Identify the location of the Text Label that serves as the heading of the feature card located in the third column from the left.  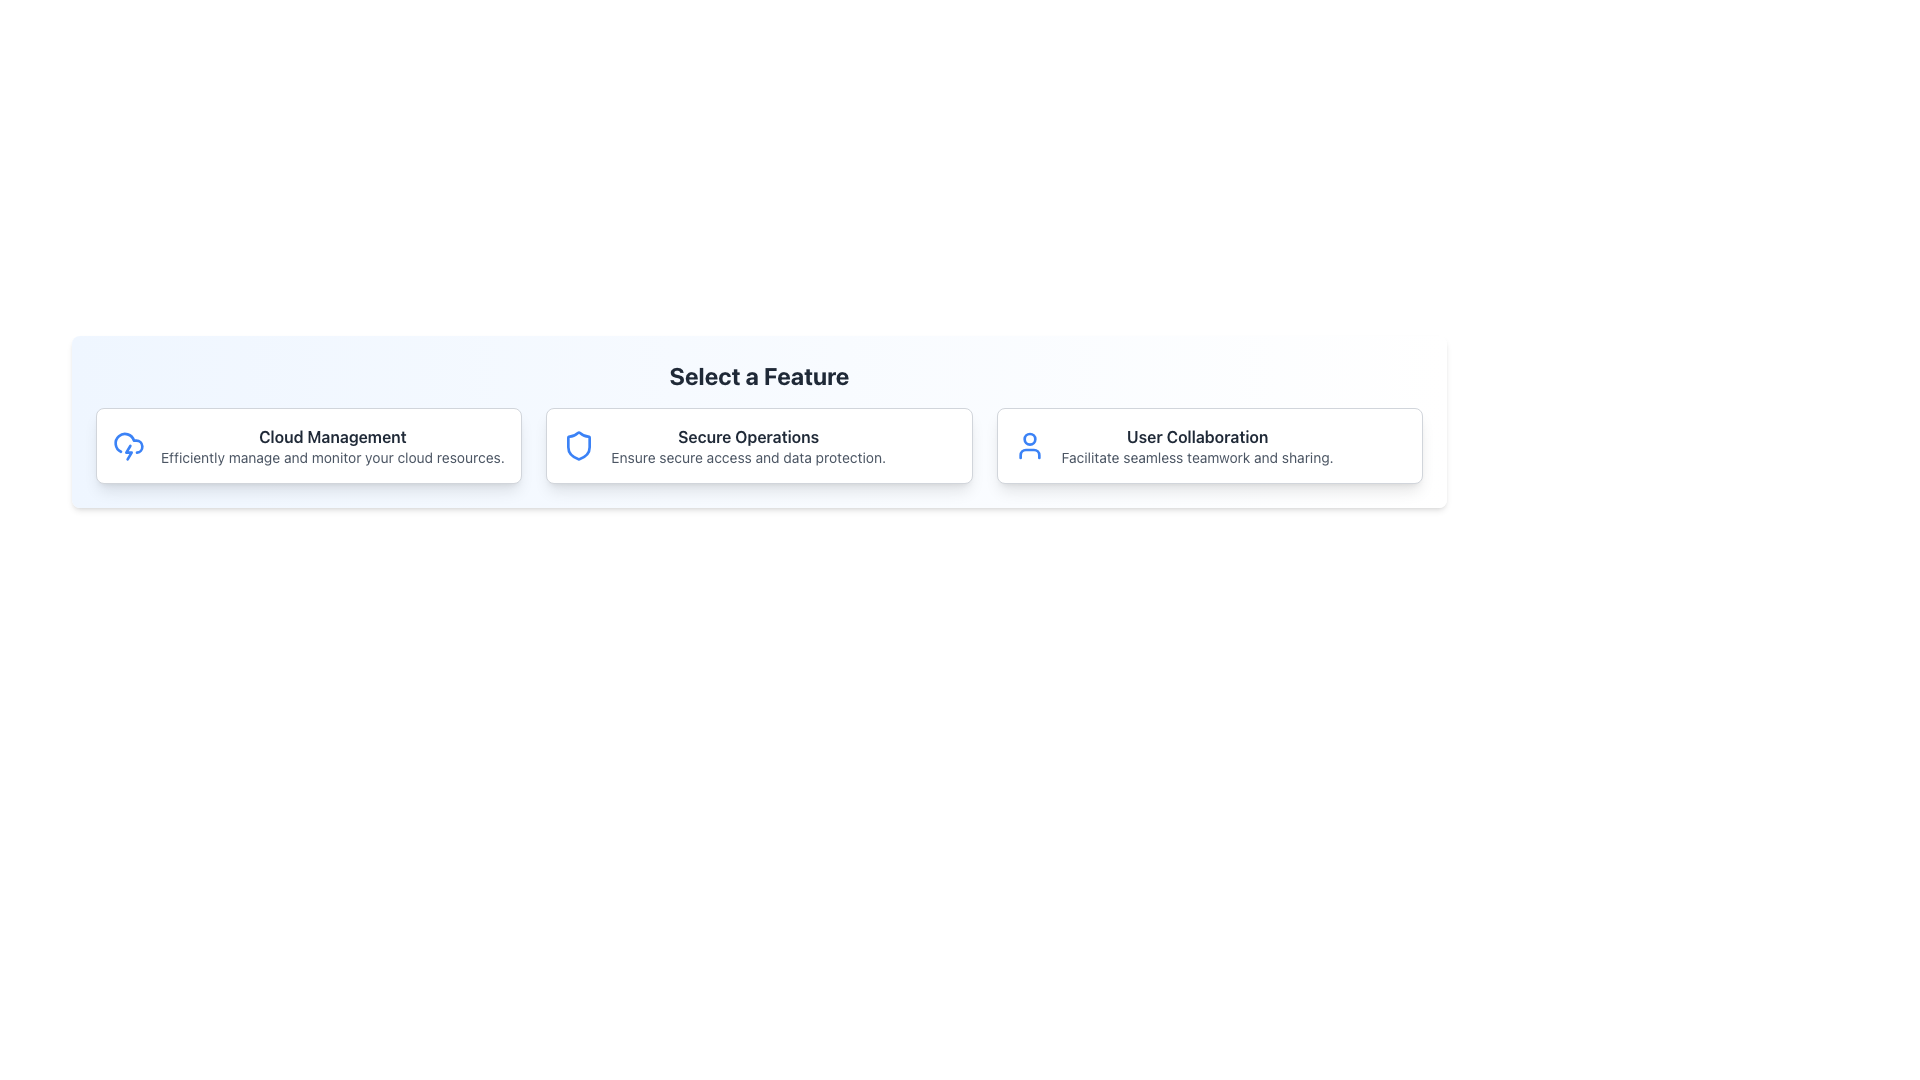
(1197, 435).